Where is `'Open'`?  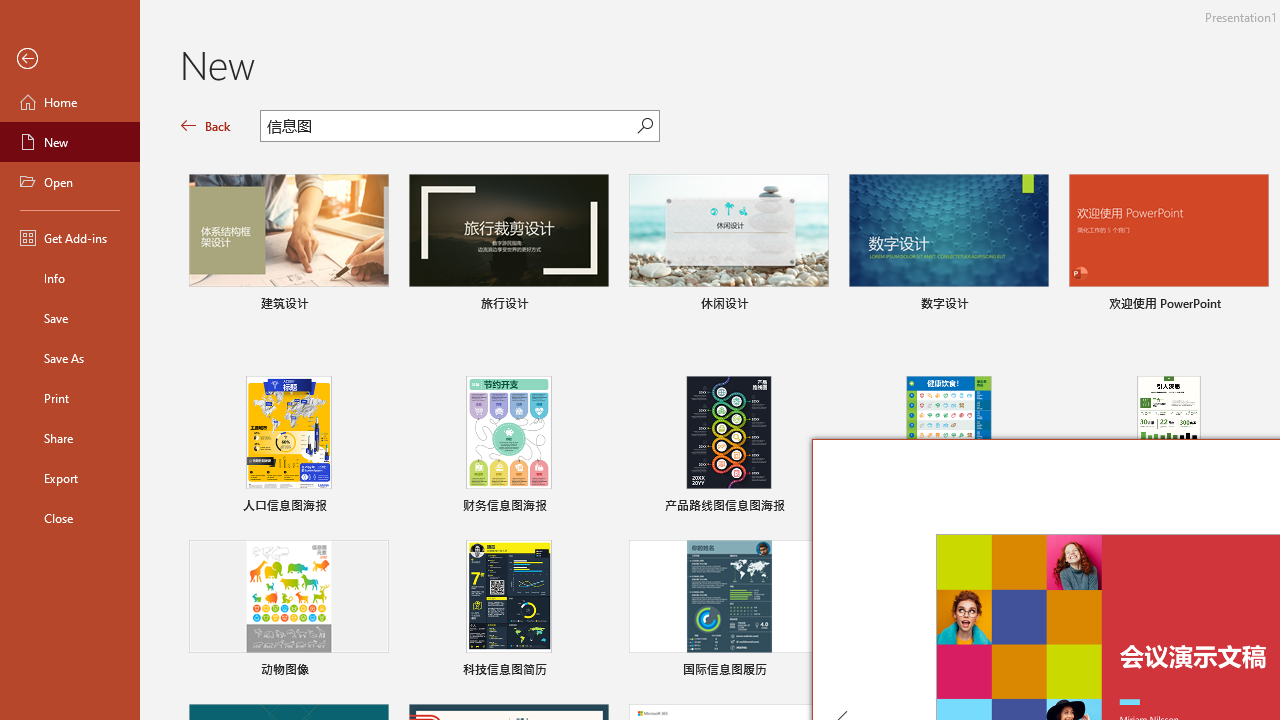 'Open' is located at coordinates (69, 182).